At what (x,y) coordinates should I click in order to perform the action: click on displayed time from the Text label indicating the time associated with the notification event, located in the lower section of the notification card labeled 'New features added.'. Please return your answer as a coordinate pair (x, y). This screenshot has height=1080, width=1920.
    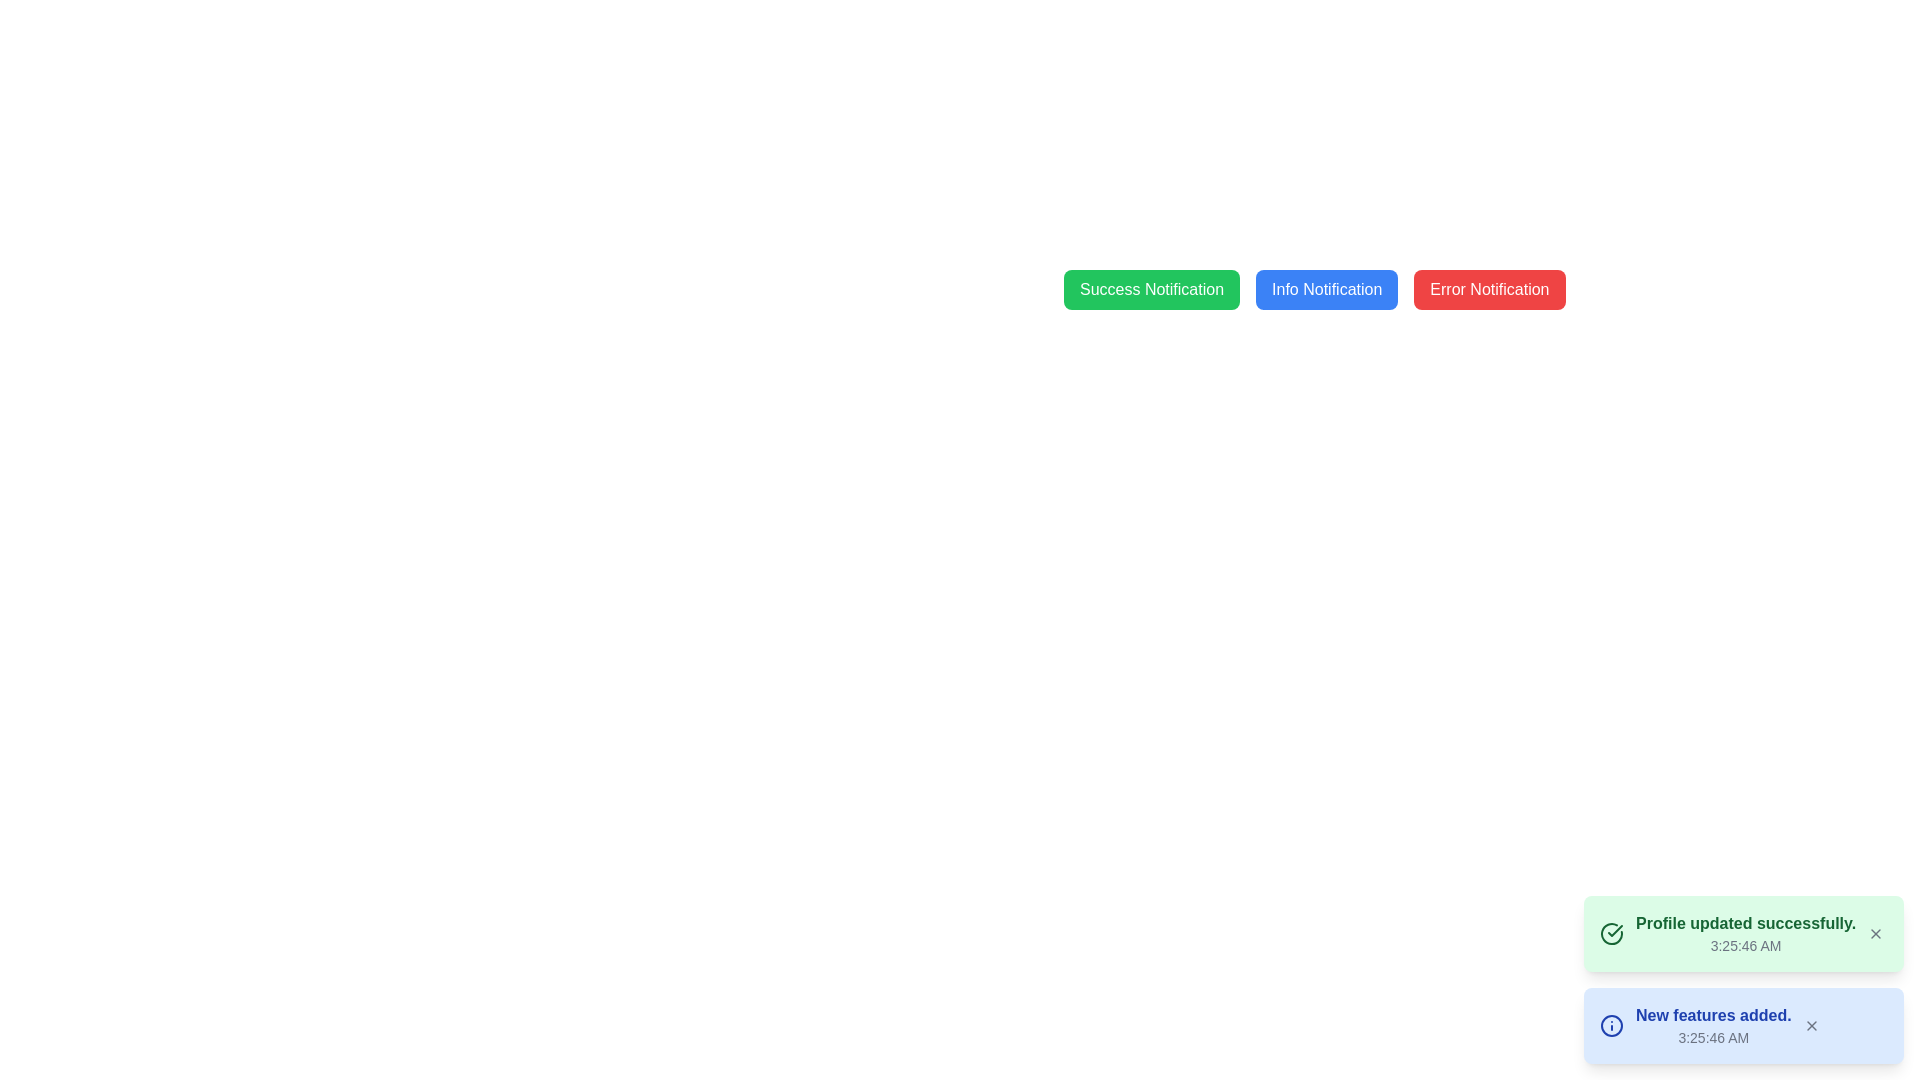
    Looking at the image, I should click on (1712, 1036).